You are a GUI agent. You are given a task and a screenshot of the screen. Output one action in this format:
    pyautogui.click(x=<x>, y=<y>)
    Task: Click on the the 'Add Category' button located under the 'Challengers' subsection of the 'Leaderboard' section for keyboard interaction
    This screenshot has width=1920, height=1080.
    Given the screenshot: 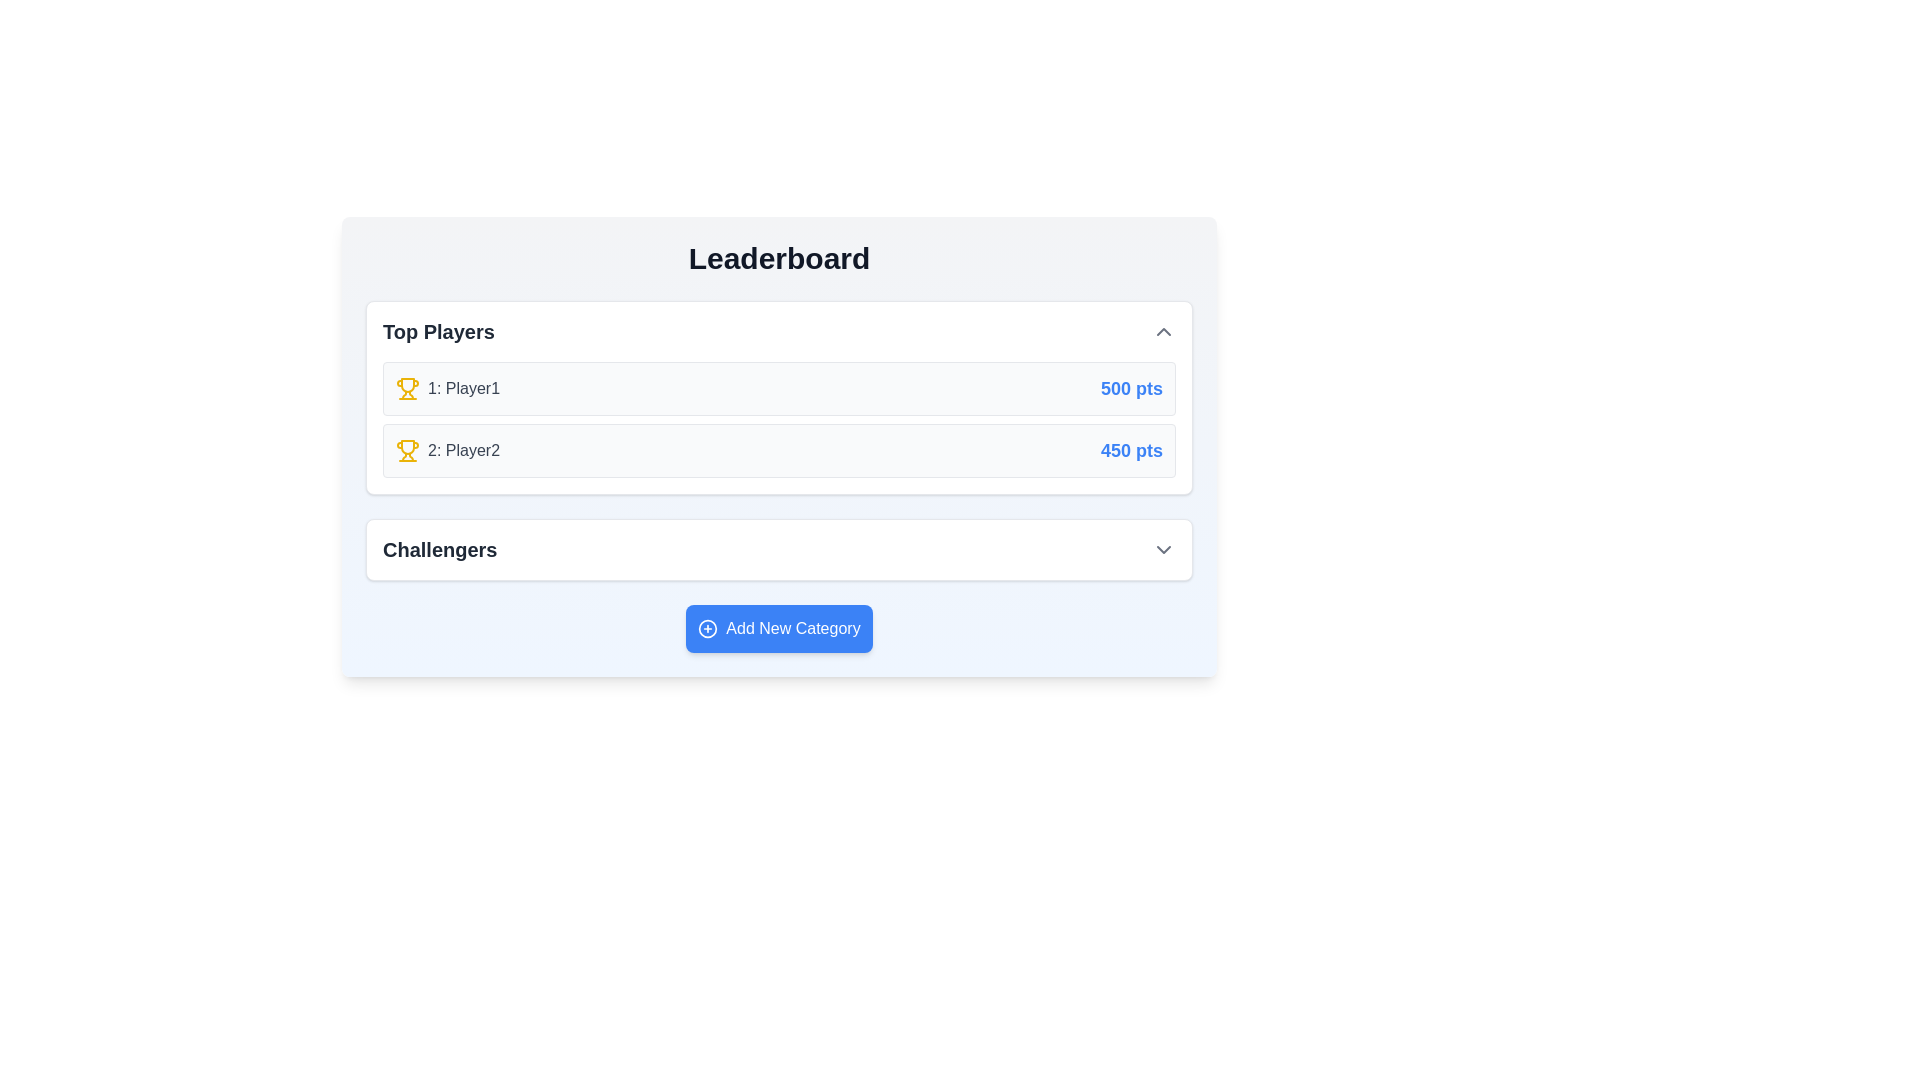 What is the action you would take?
    pyautogui.click(x=778, y=627)
    